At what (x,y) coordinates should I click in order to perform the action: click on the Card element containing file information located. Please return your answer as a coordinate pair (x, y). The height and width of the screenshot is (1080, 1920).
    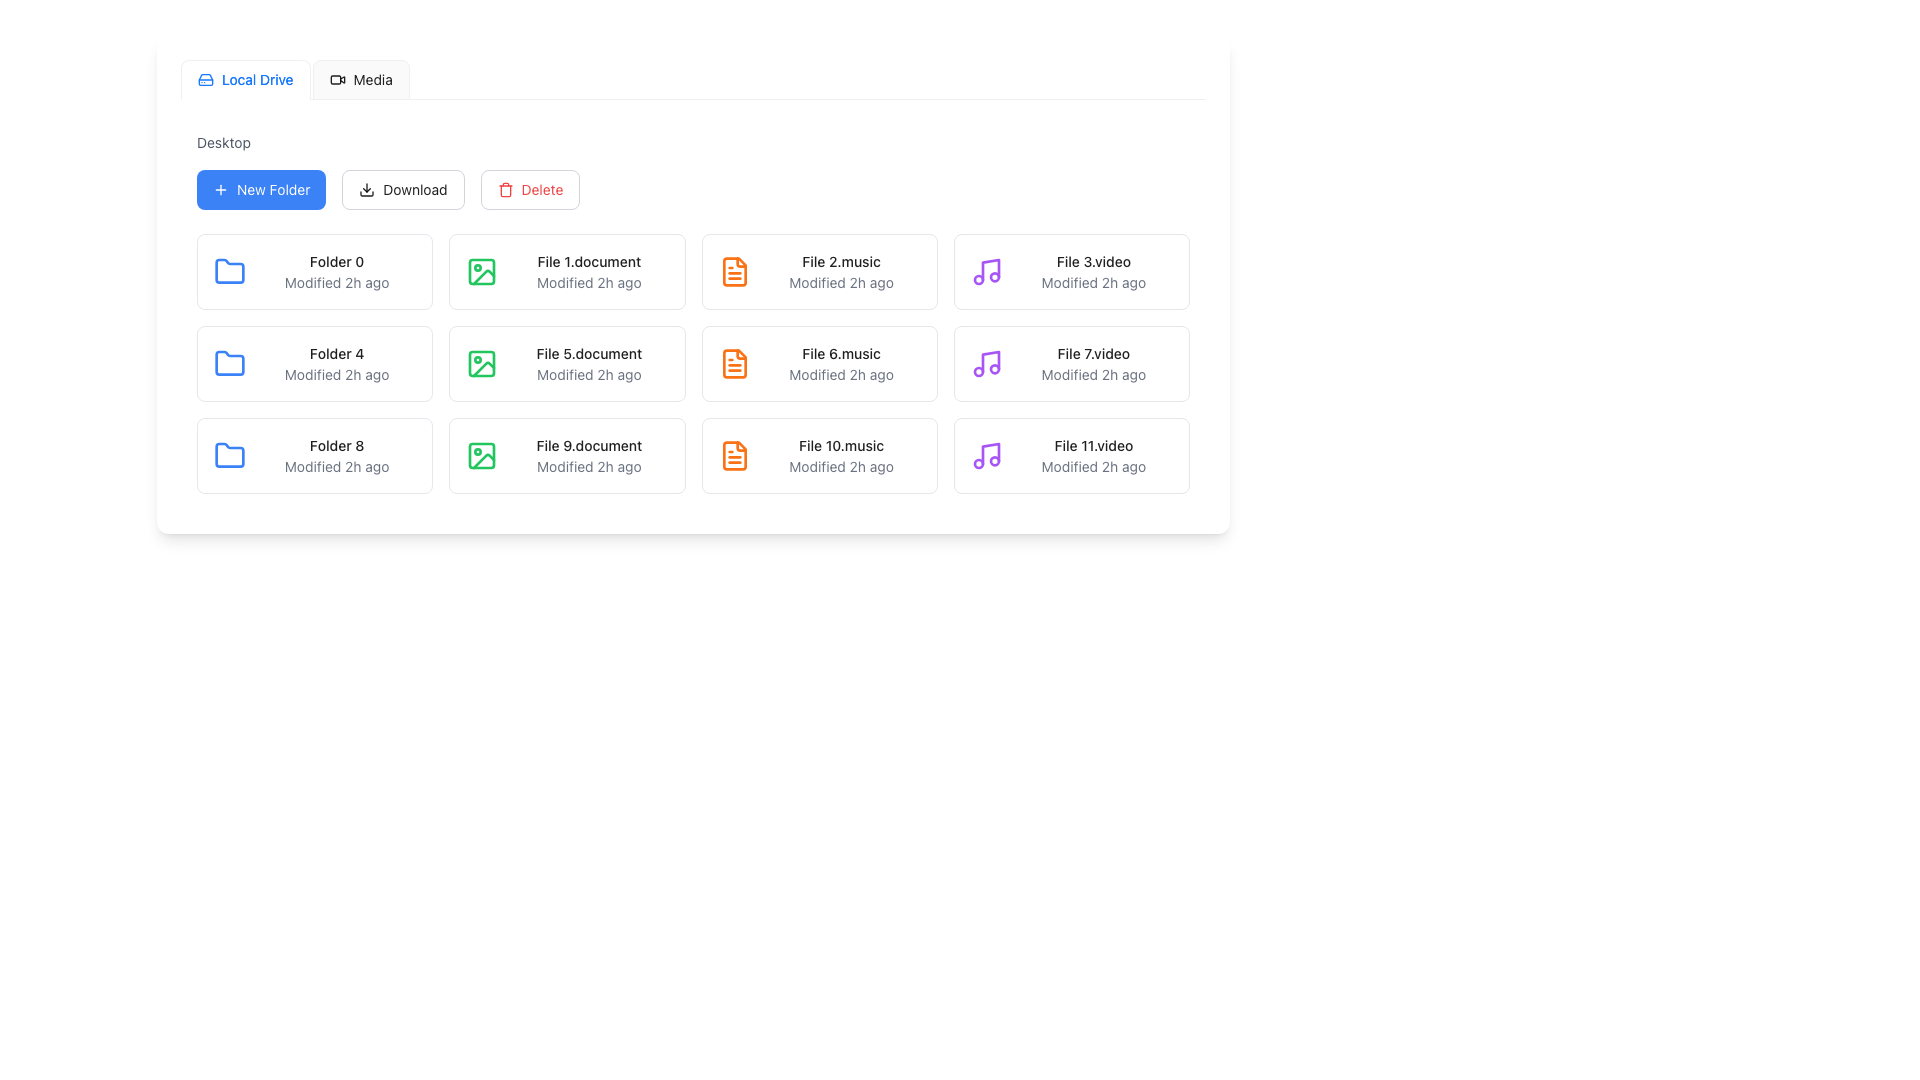
    Looking at the image, I should click on (1070, 272).